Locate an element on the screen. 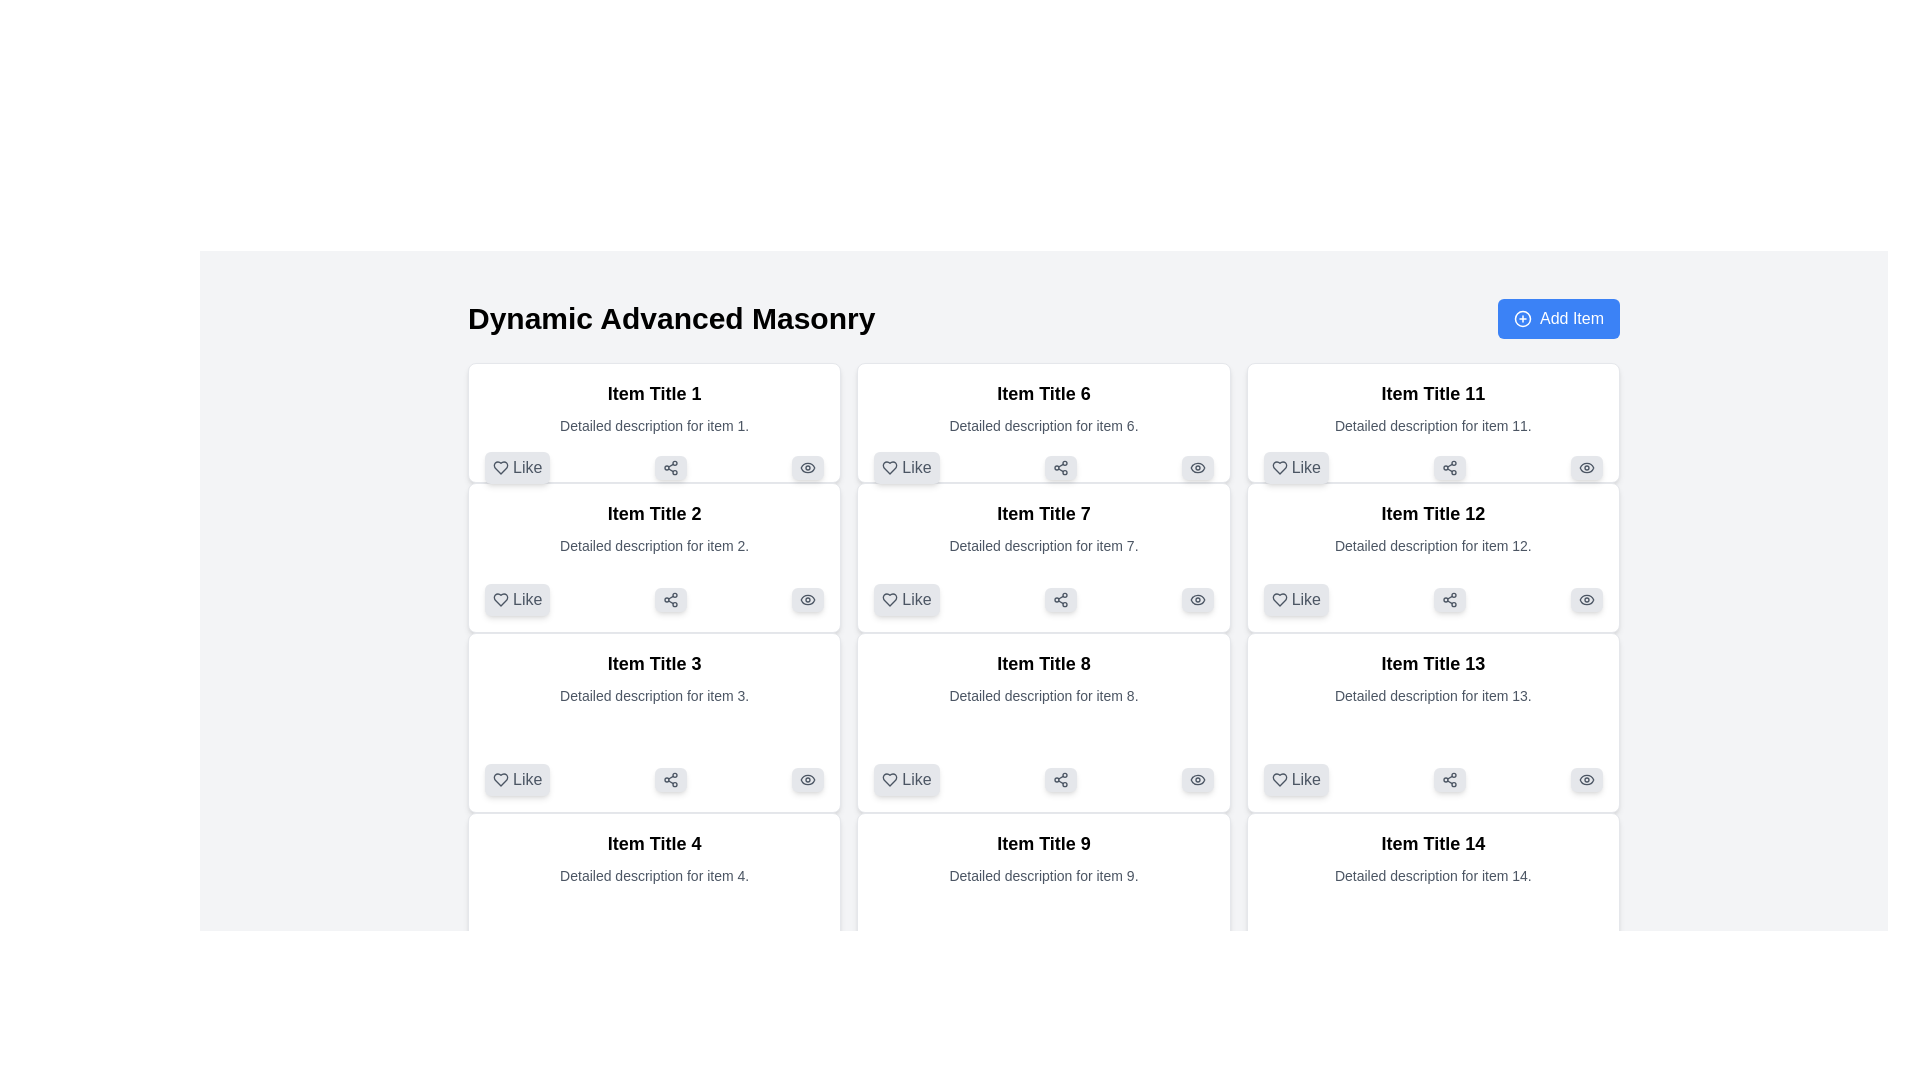 The image size is (1920, 1080). the textual content block located in the bottom-right corner of the grid layout is located at coordinates (1432, 893).